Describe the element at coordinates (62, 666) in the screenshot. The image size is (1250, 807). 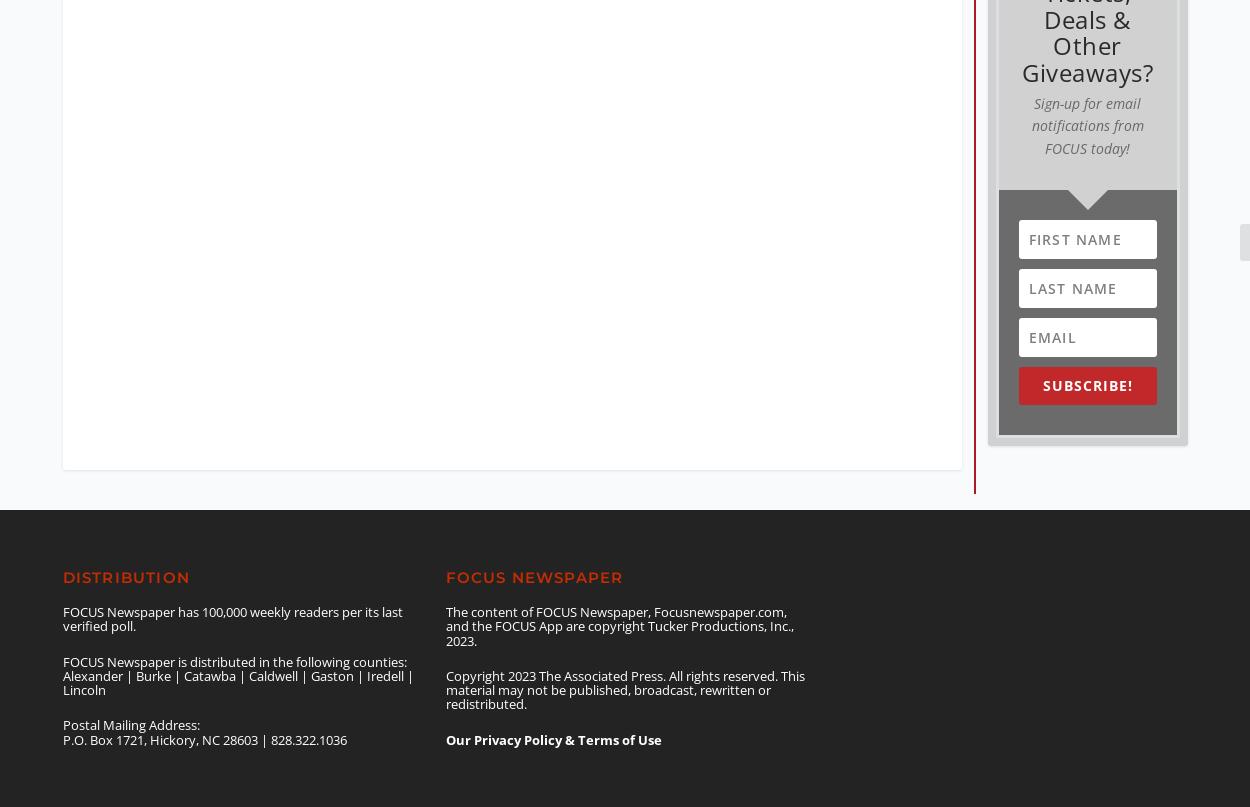
I see `'Alexander | Burke | Catawba | Caldwell | Gaston | Iredell | Lincoln'` at that location.